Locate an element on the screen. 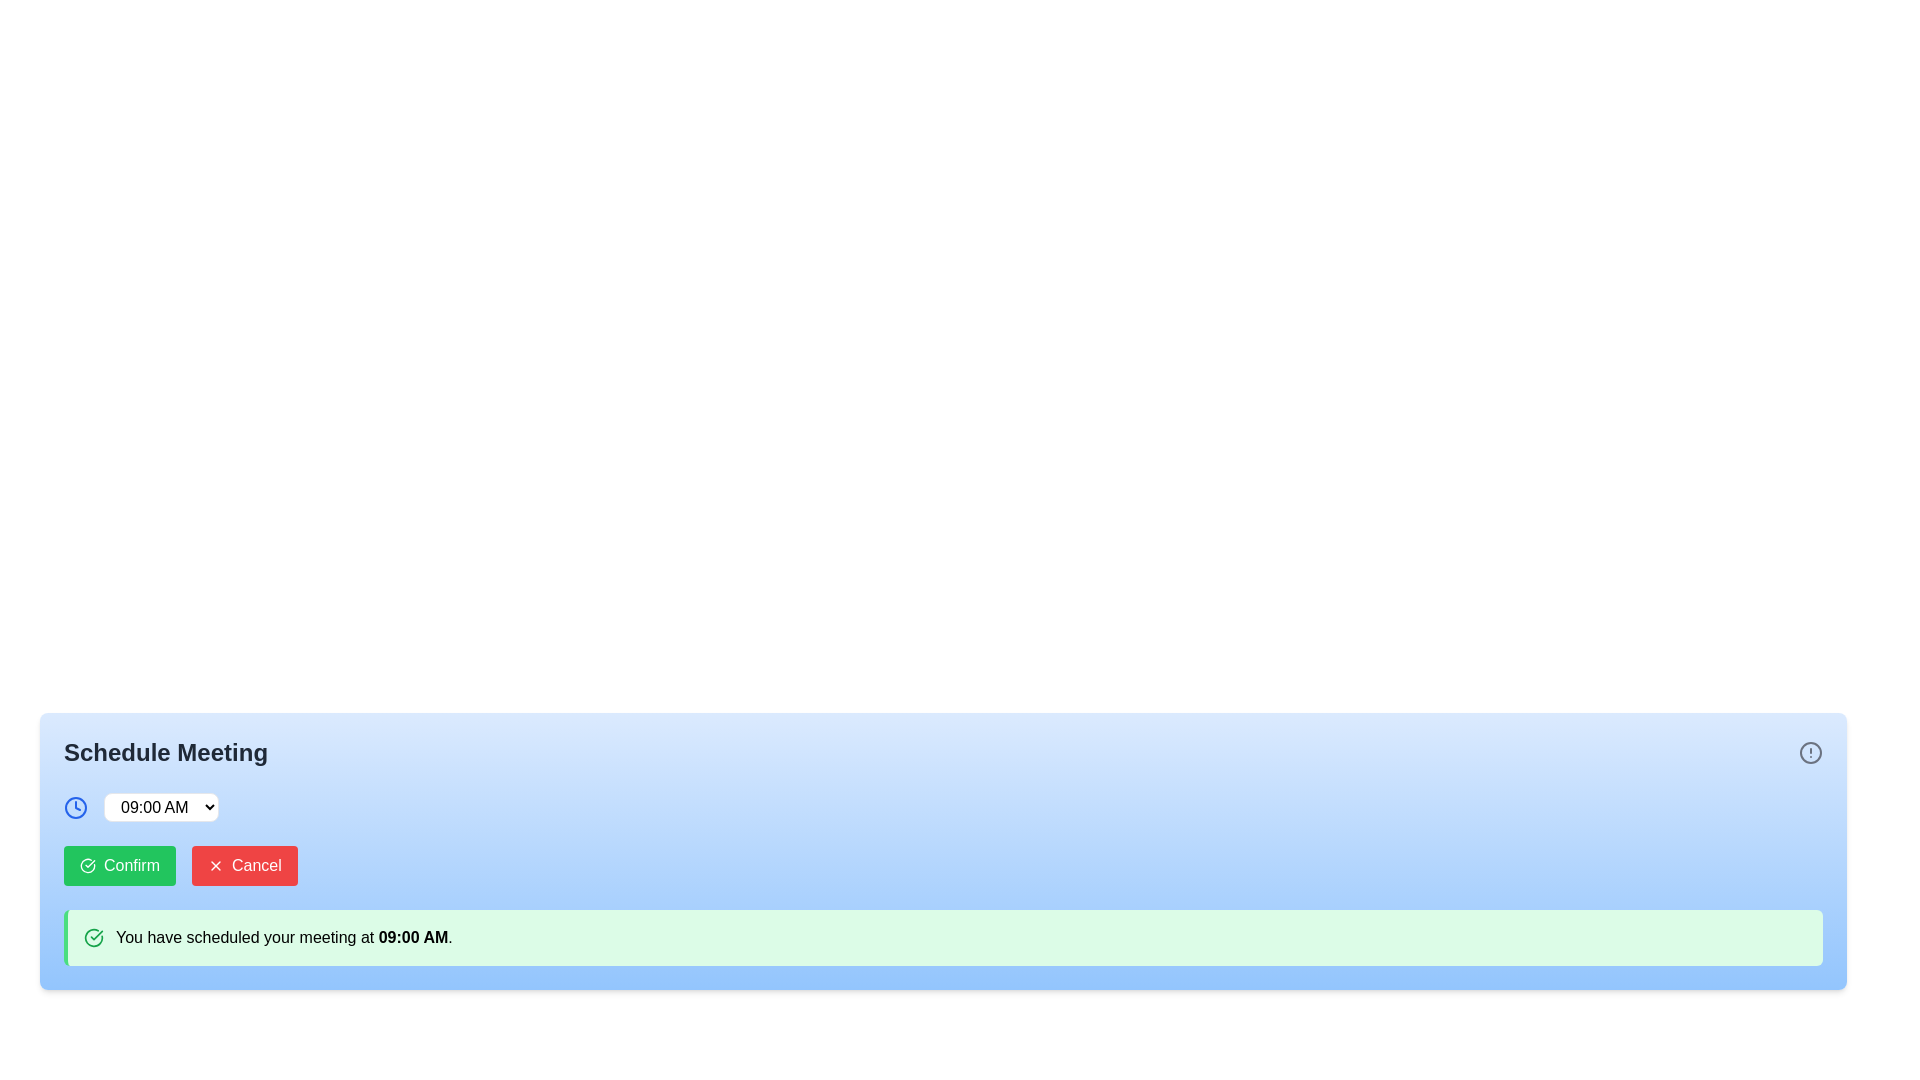 This screenshot has width=1920, height=1080. the clock icon, which is a circular blue icon with hour and minute hands, located at the leftmost position of a horizontal group of elements is located at coordinates (76, 806).